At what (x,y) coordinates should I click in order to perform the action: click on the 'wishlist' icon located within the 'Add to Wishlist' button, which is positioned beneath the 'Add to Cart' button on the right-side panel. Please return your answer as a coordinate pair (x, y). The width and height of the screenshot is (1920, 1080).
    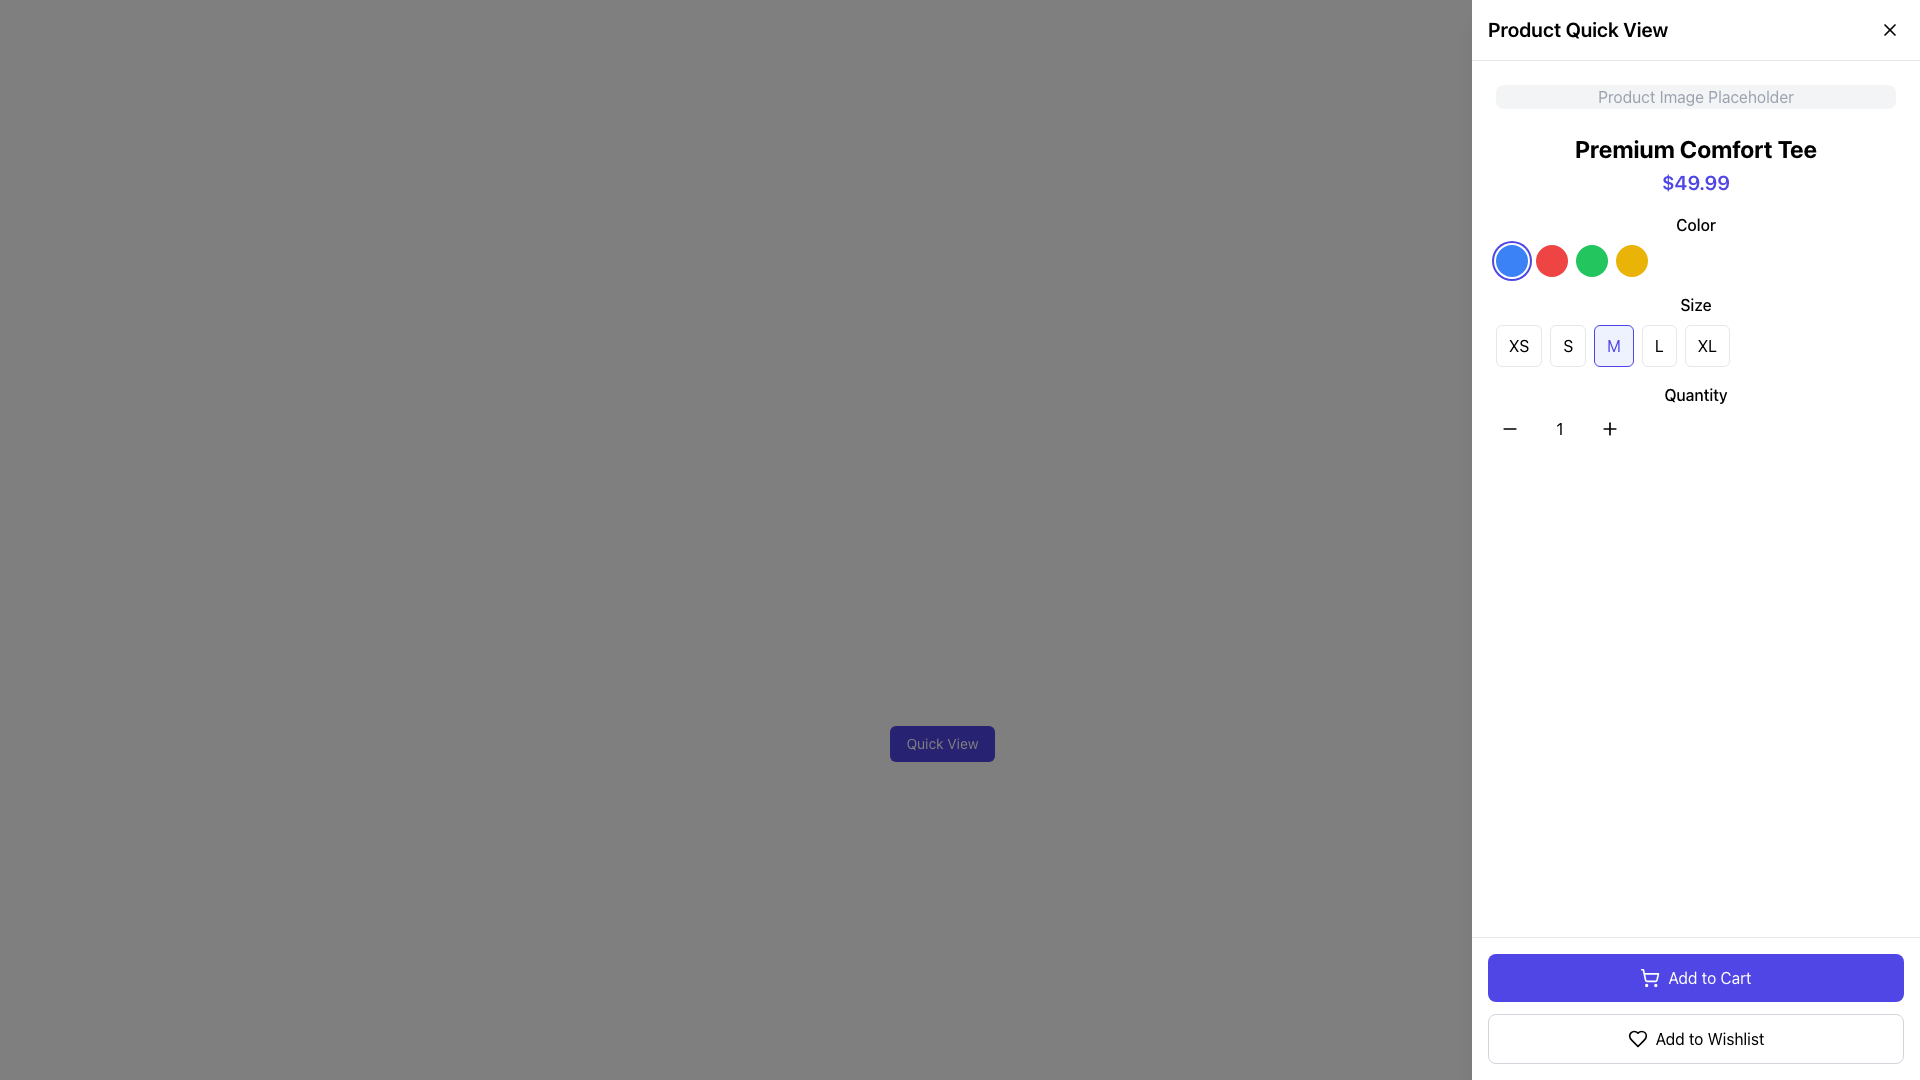
    Looking at the image, I should click on (1637, 1037).